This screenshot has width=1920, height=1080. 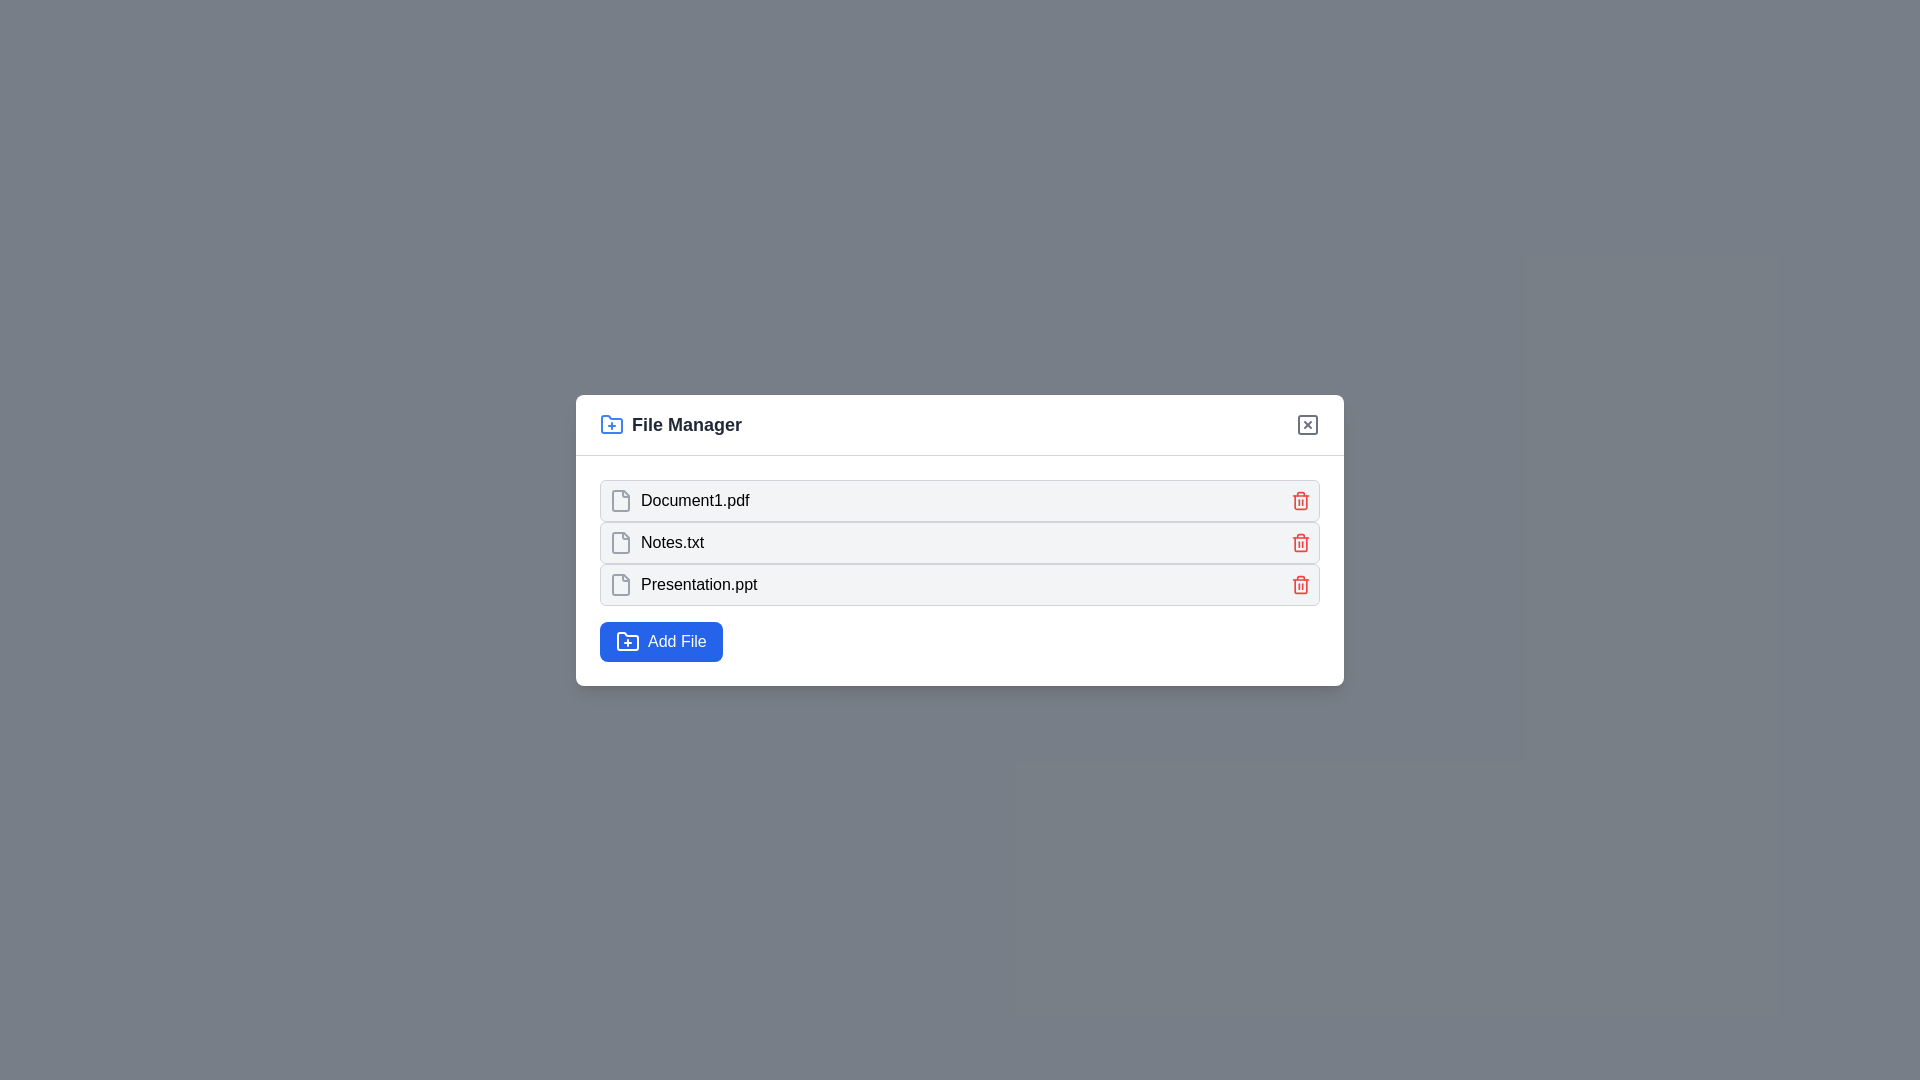 What do you see at coordinates (683, 584) in the screenshot?
I see `the text label displaying the file name 'Presentation.ppt' in the file manager interface, which is located in the third row of the file list, to the right of the document icon` at bounding box center [683, 584].